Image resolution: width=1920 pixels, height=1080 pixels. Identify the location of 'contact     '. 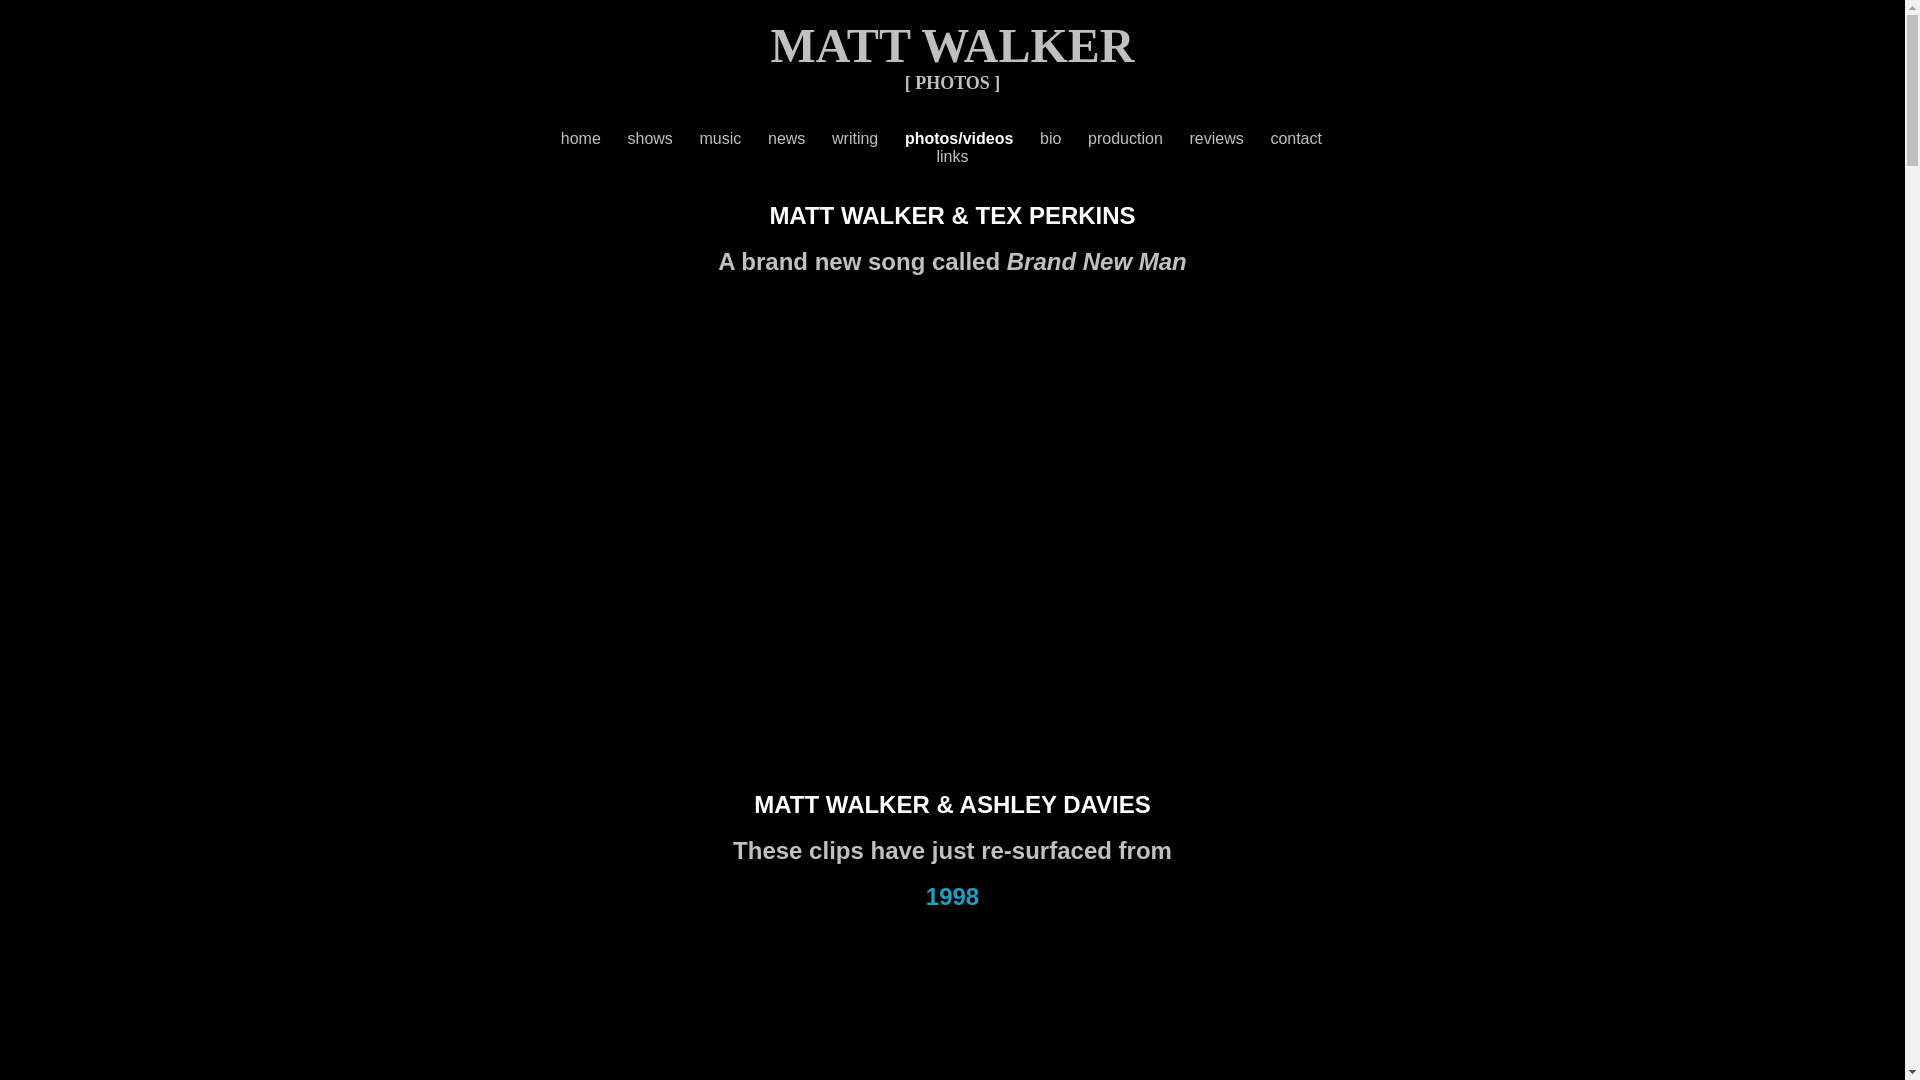
(1269, 137).